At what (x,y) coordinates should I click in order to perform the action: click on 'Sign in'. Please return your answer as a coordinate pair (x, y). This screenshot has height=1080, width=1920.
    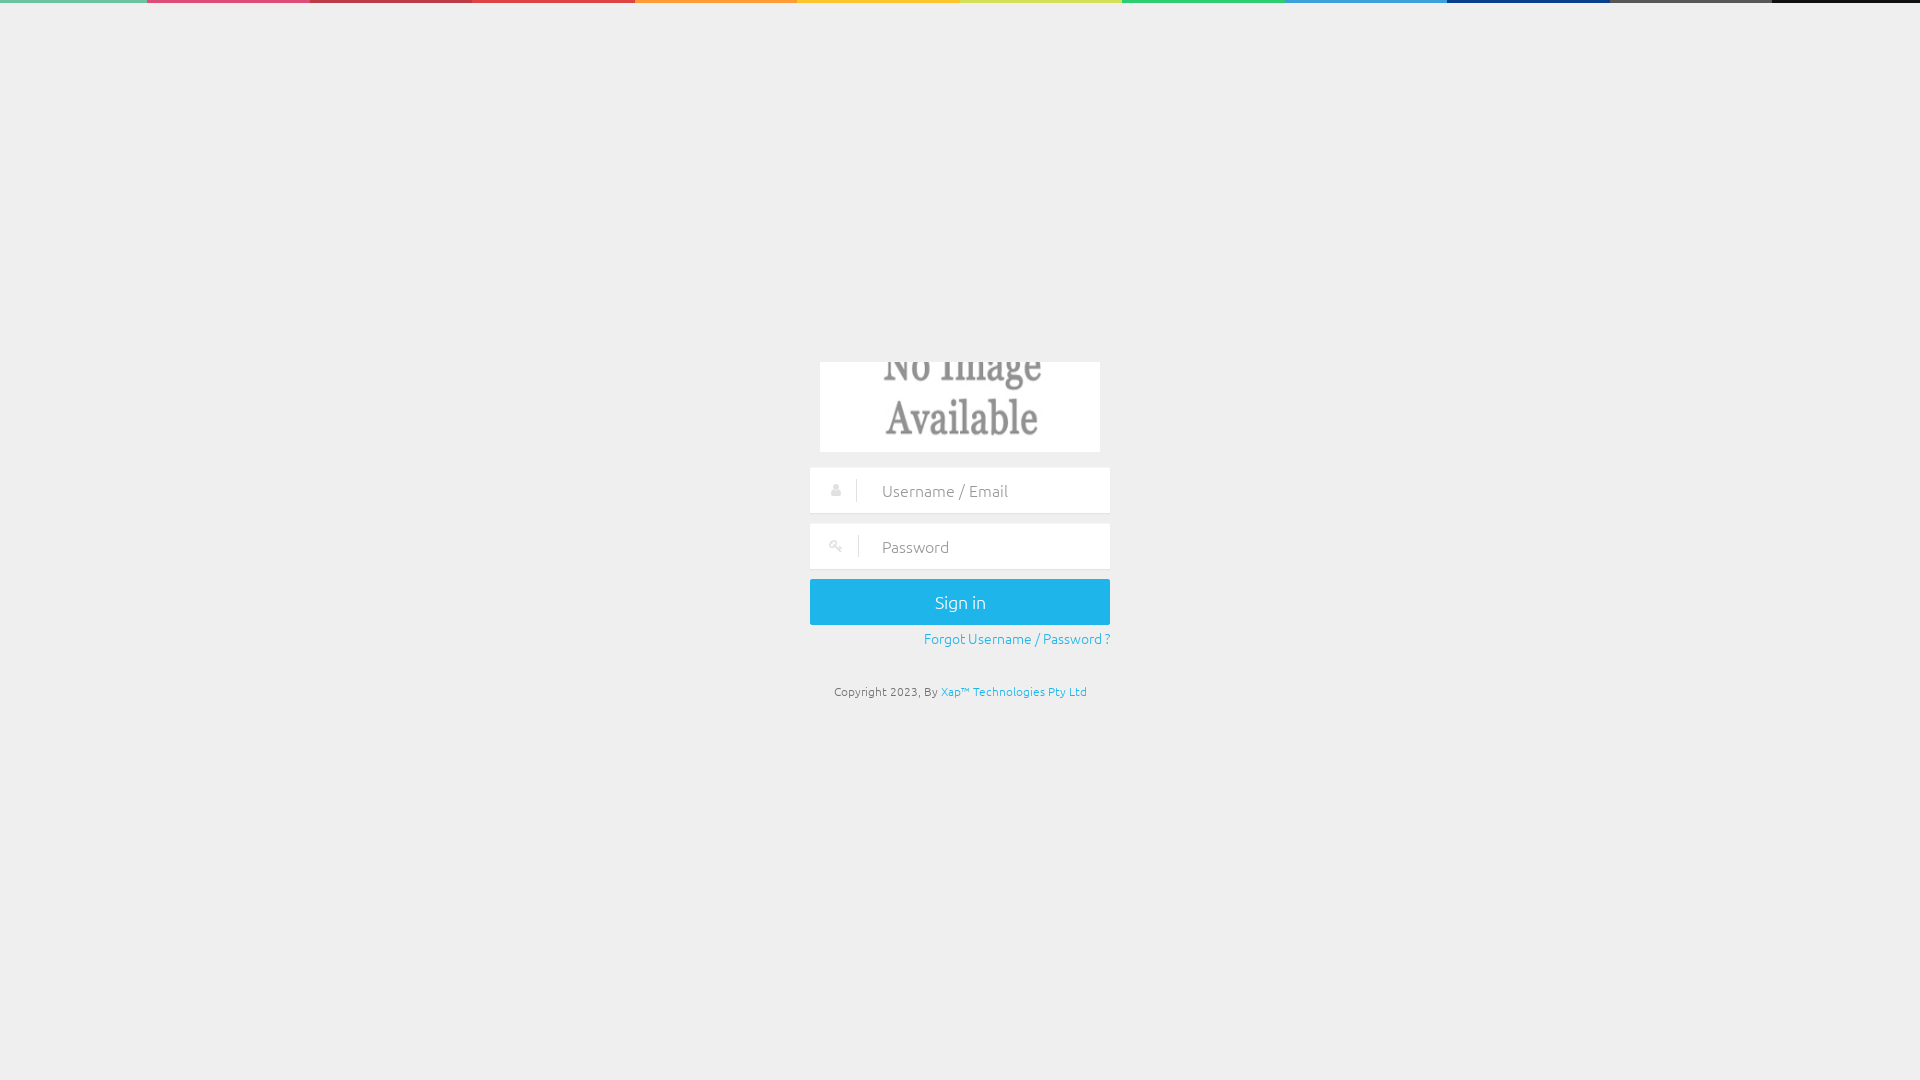
    Looking at the image, I should click on (960, 600).